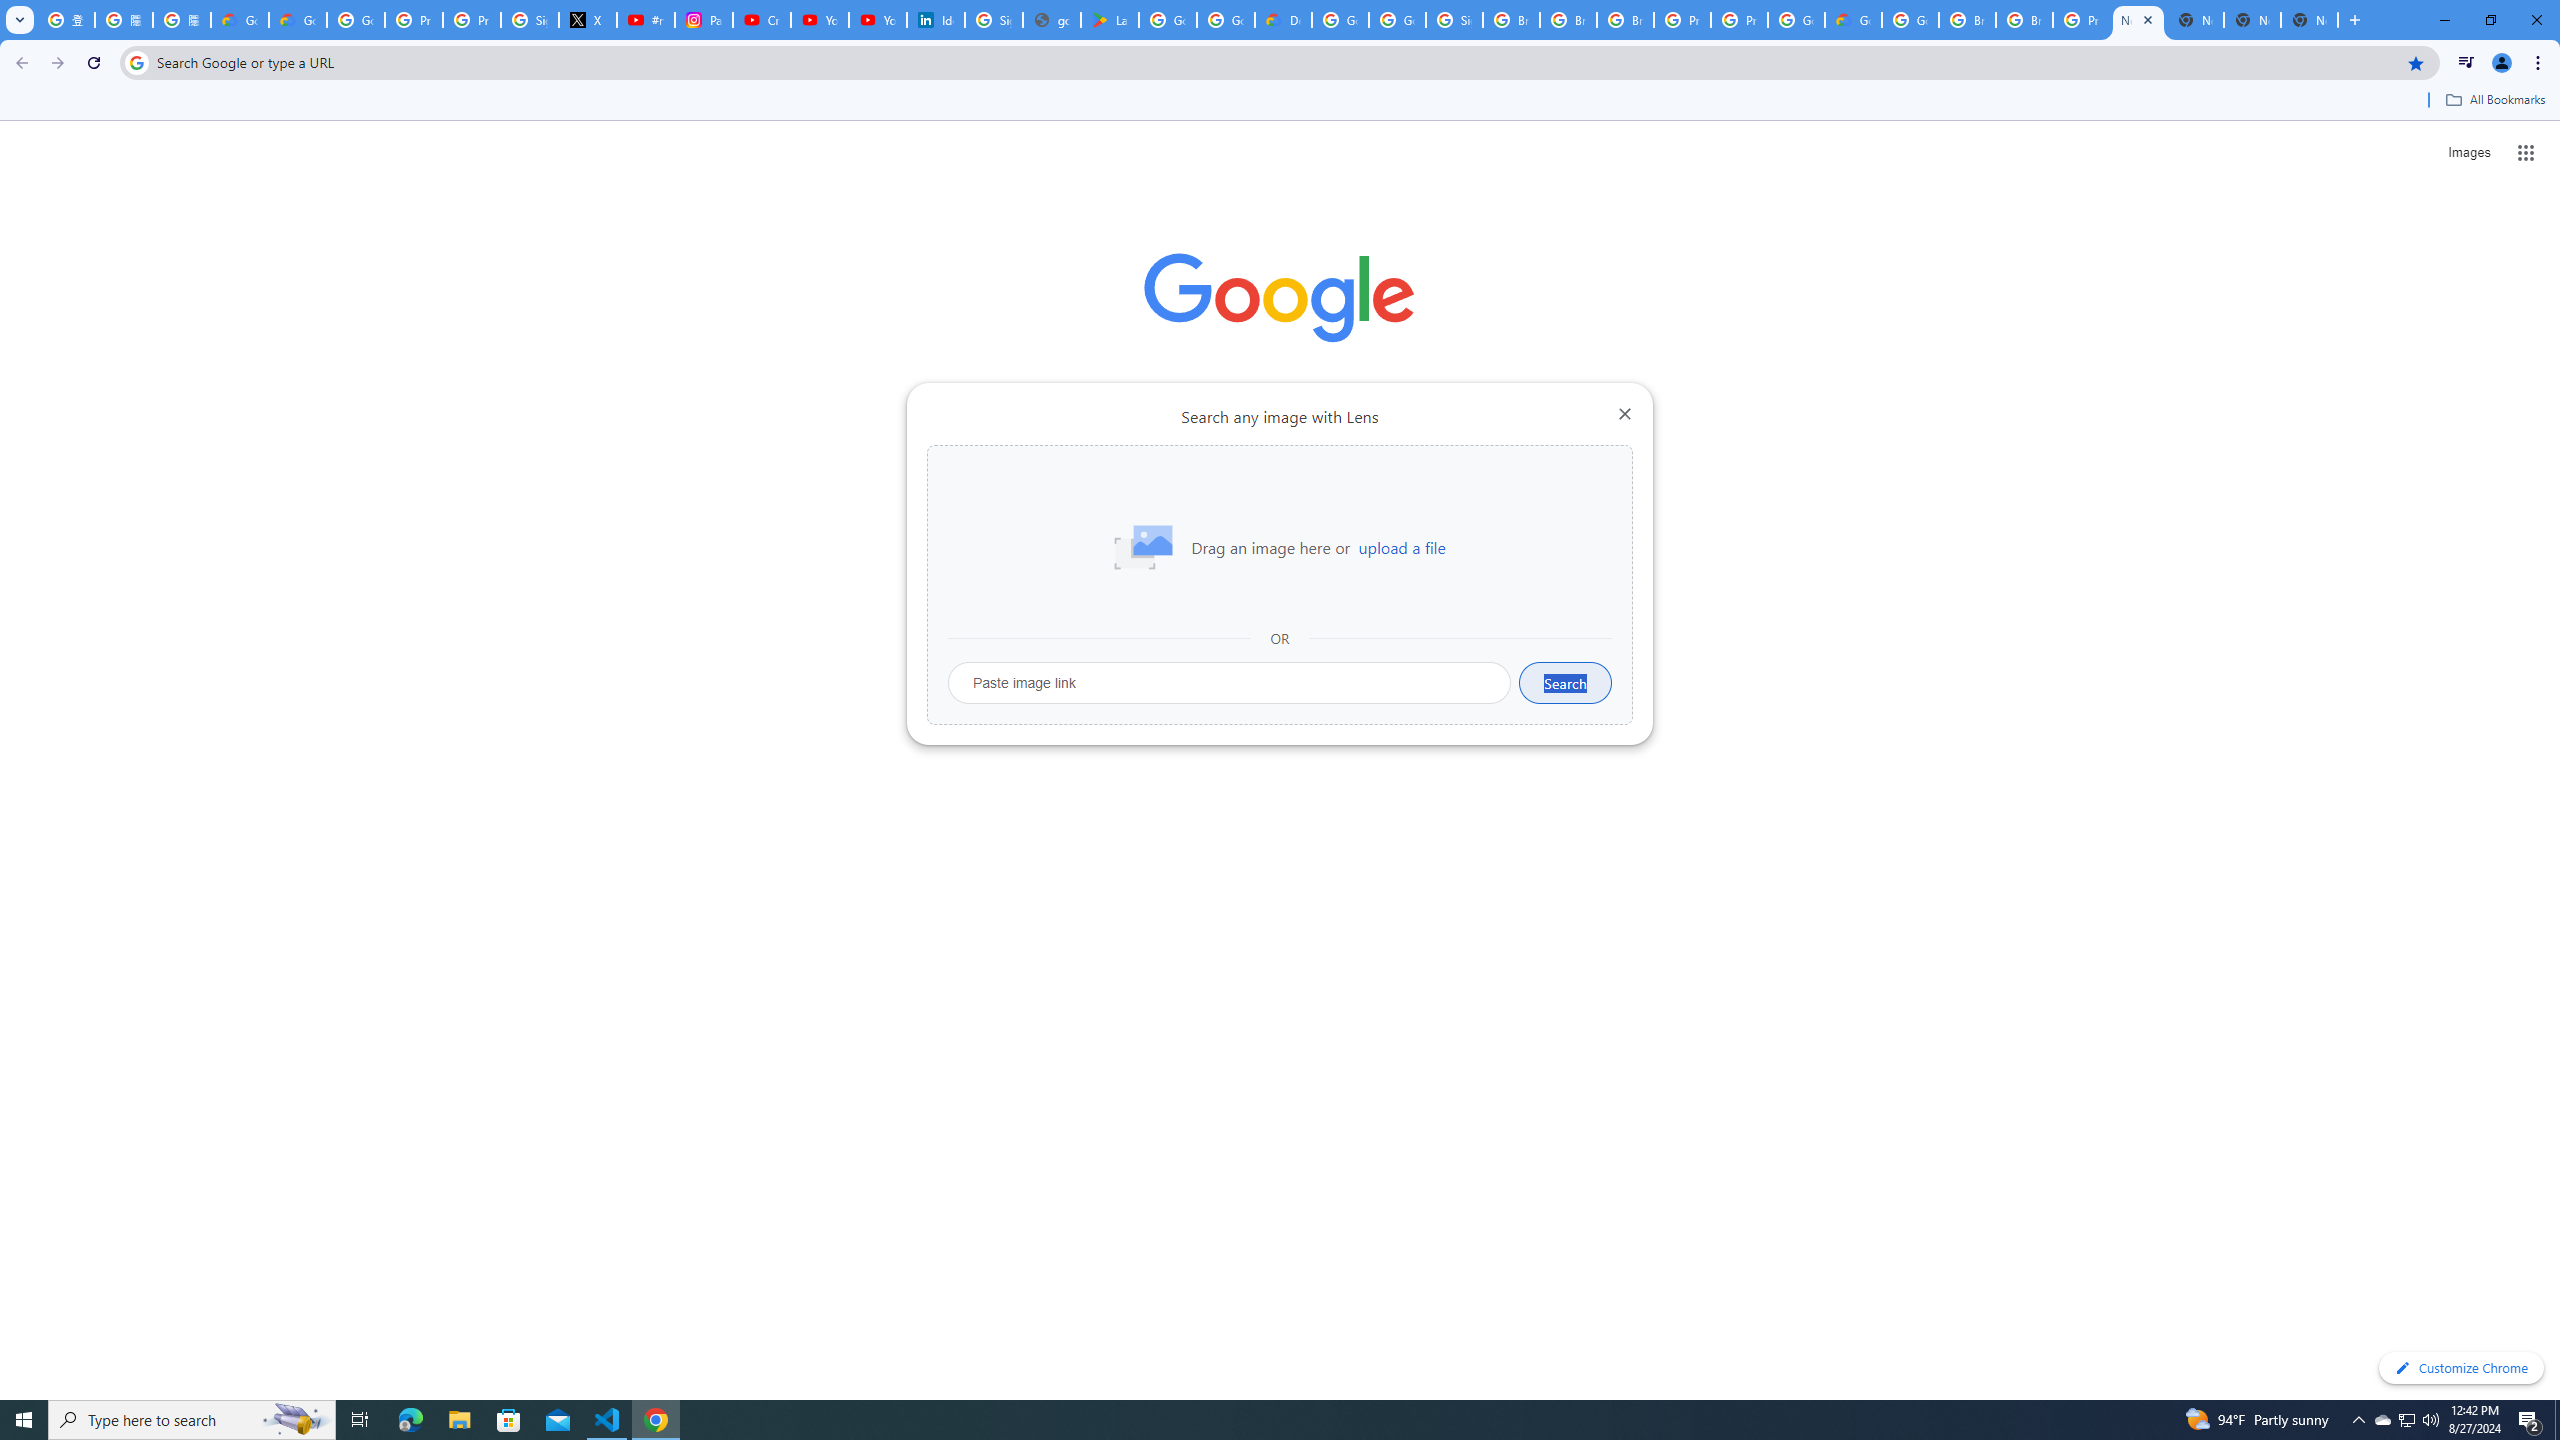  I want to click on 'Google apps', so click(2526, 152).